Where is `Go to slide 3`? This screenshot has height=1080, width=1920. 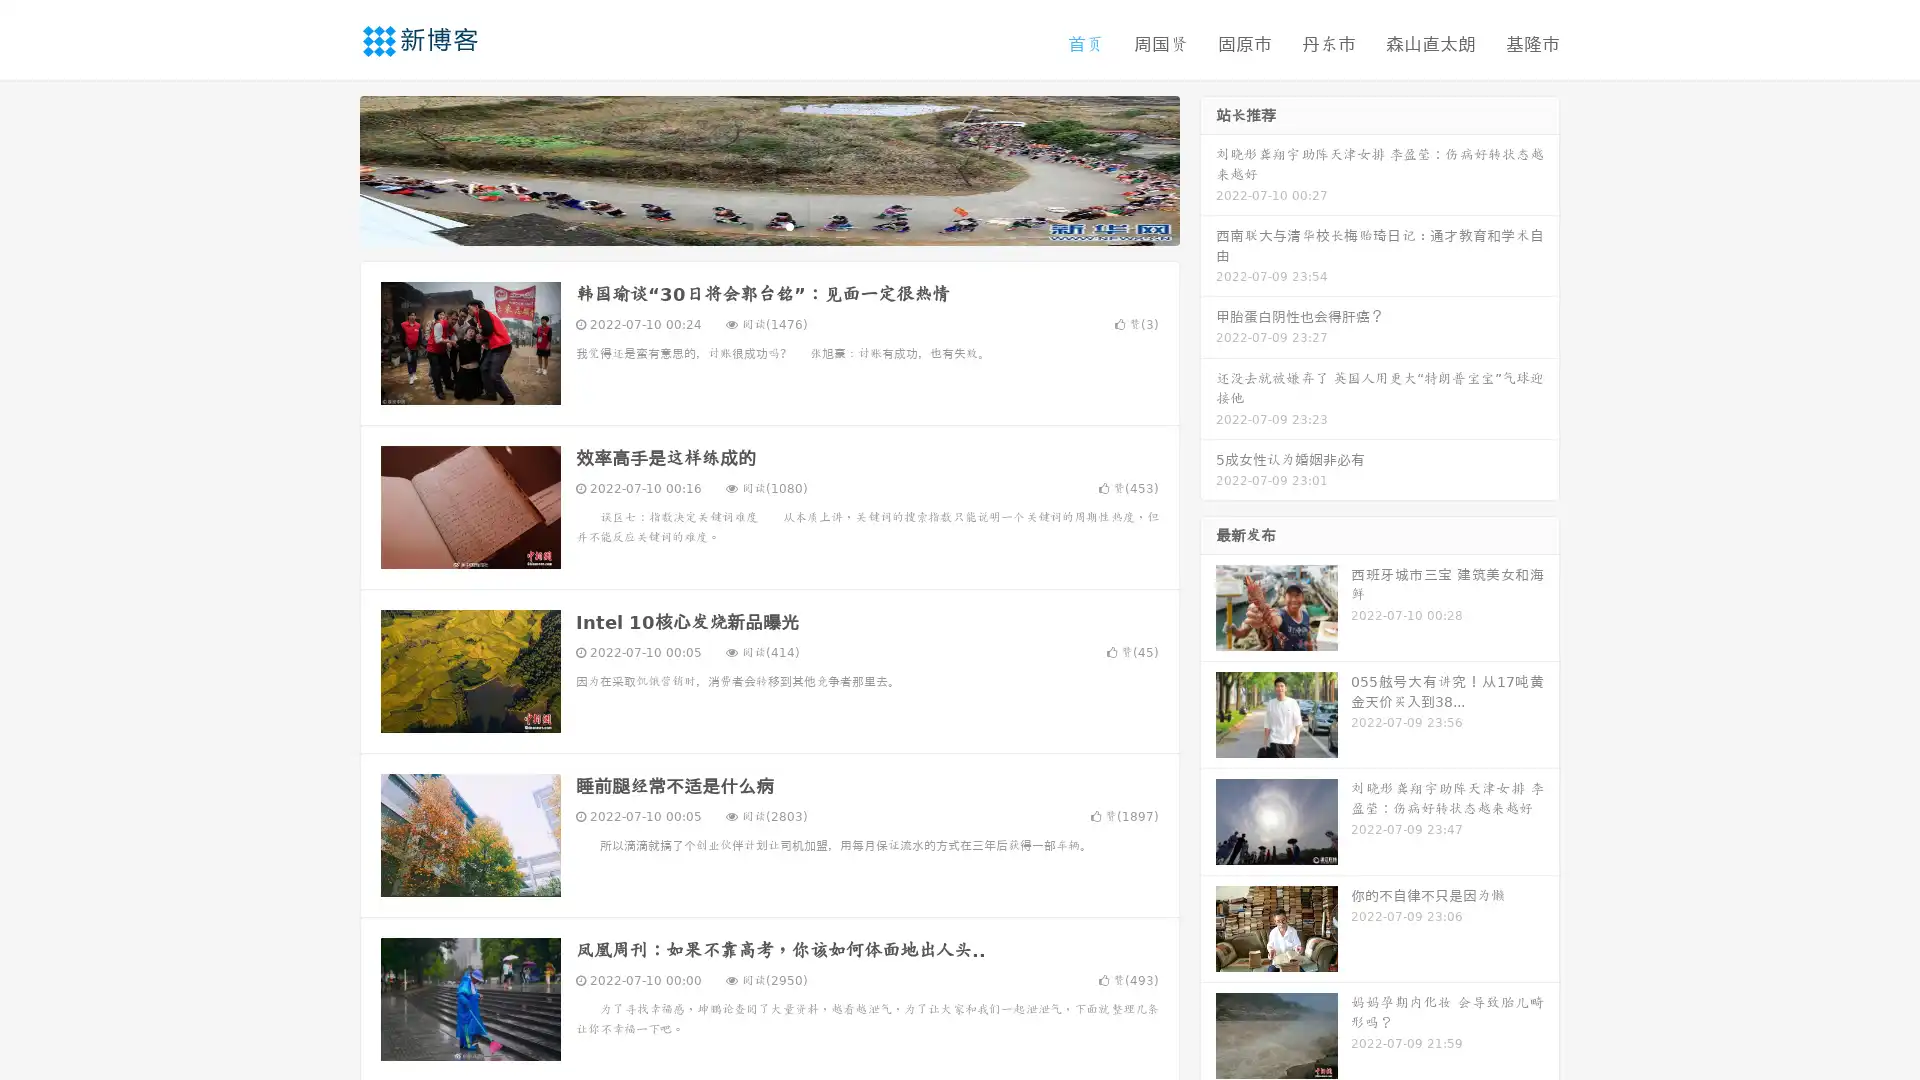
Go to slide 3 is located at coordinates (789, 225).